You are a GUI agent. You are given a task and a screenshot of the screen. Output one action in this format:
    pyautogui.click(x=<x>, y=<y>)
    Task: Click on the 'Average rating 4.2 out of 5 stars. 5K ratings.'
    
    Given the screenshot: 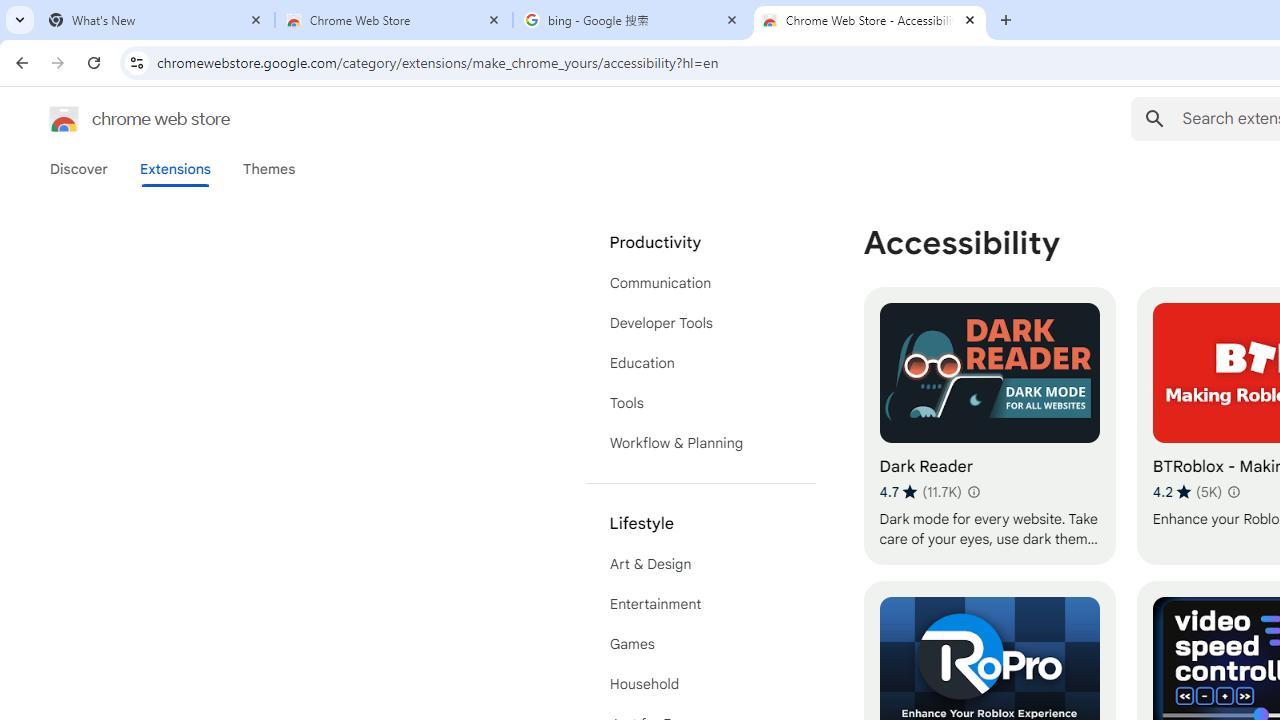 What is the action you would take?
    pyautogui.click(x=1187, y=491)
    